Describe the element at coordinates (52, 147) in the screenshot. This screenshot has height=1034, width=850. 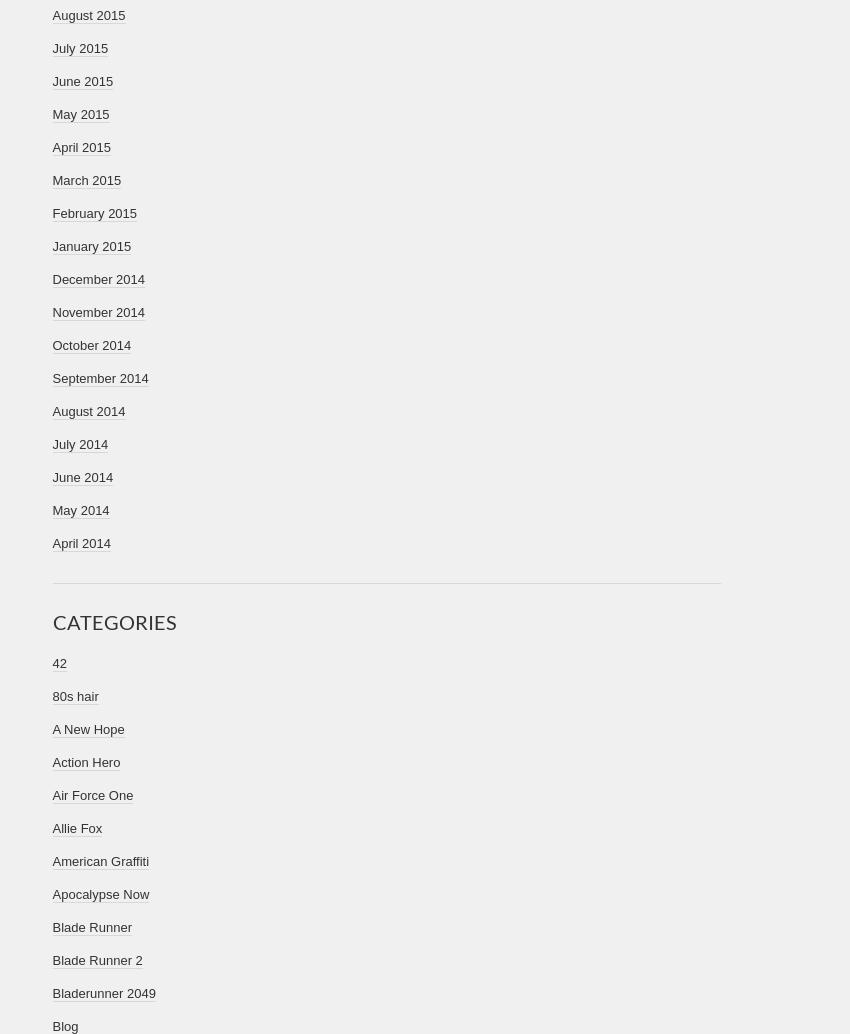
I see `'April 2015'` at that location.